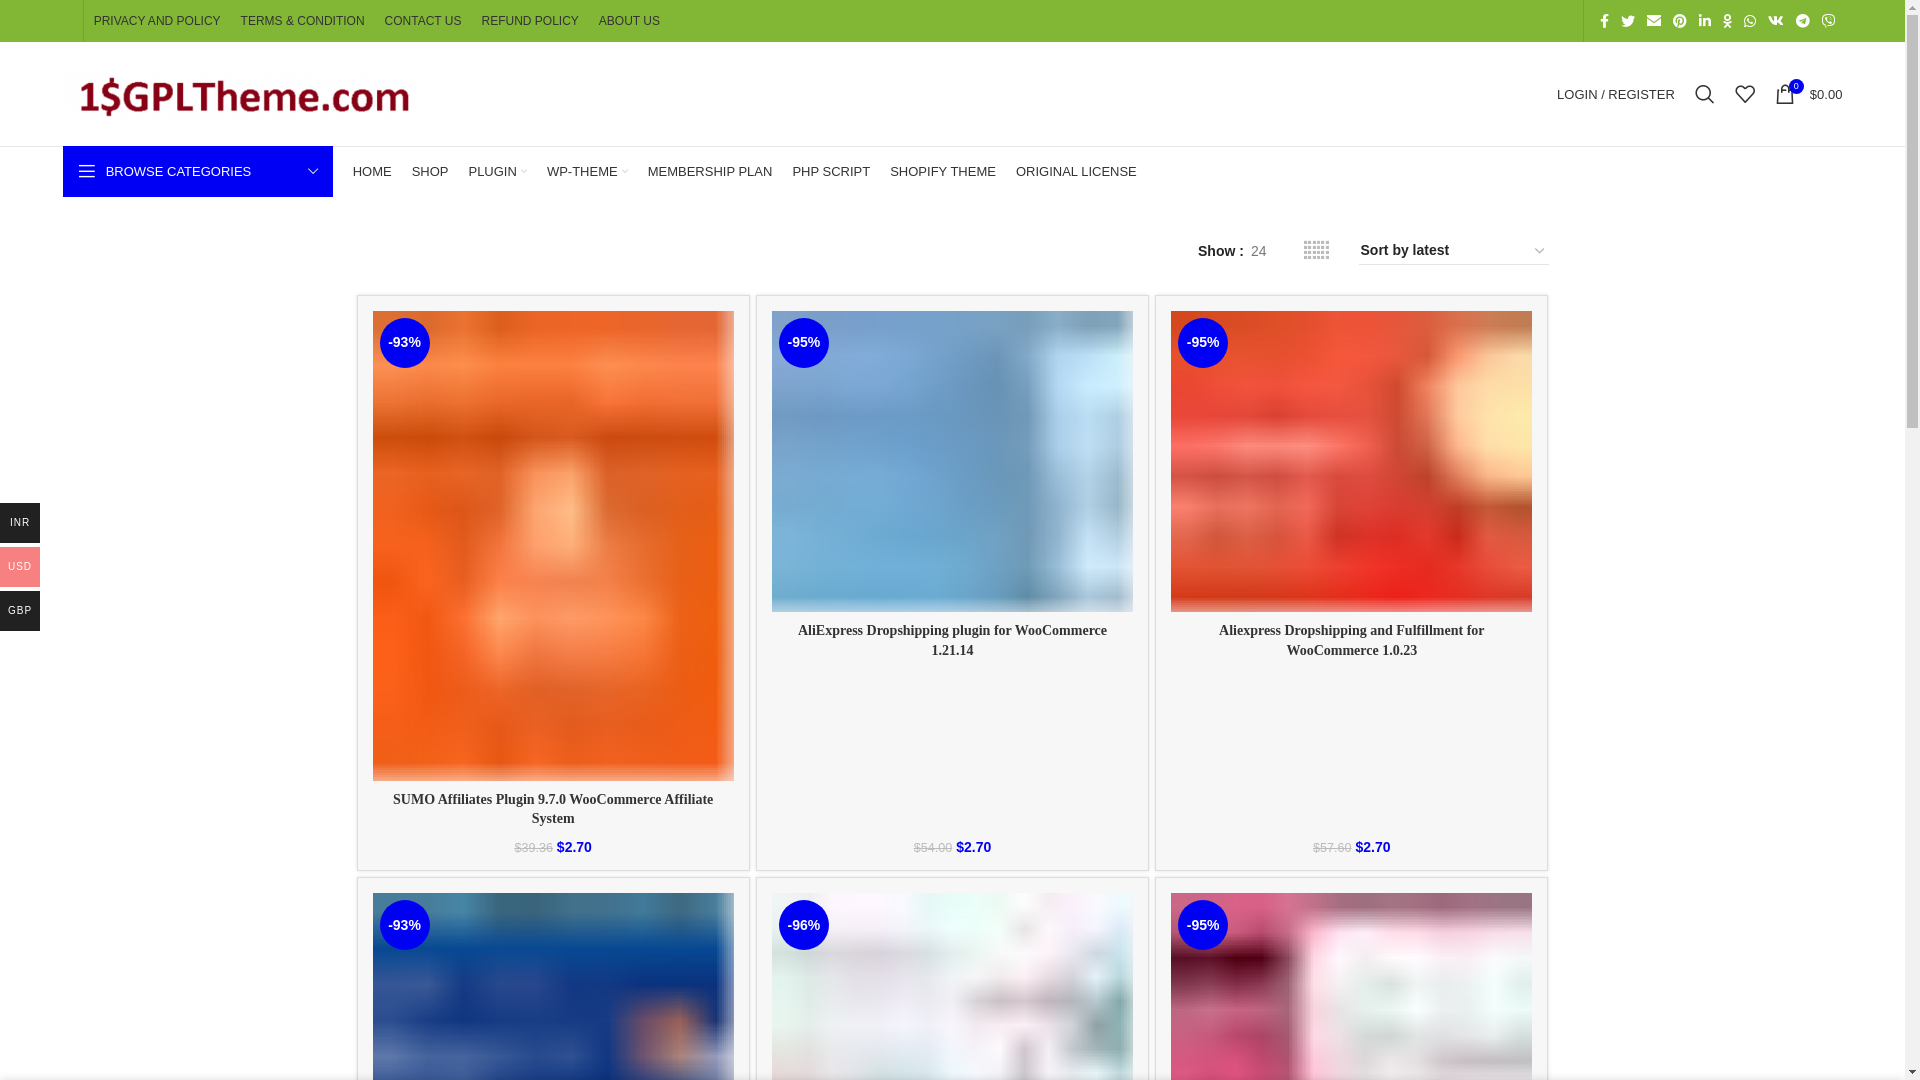  What do you see at coordinates (1703, 93) in the screenshot?
I see `'Search'` at bounding box center [1703, 93].